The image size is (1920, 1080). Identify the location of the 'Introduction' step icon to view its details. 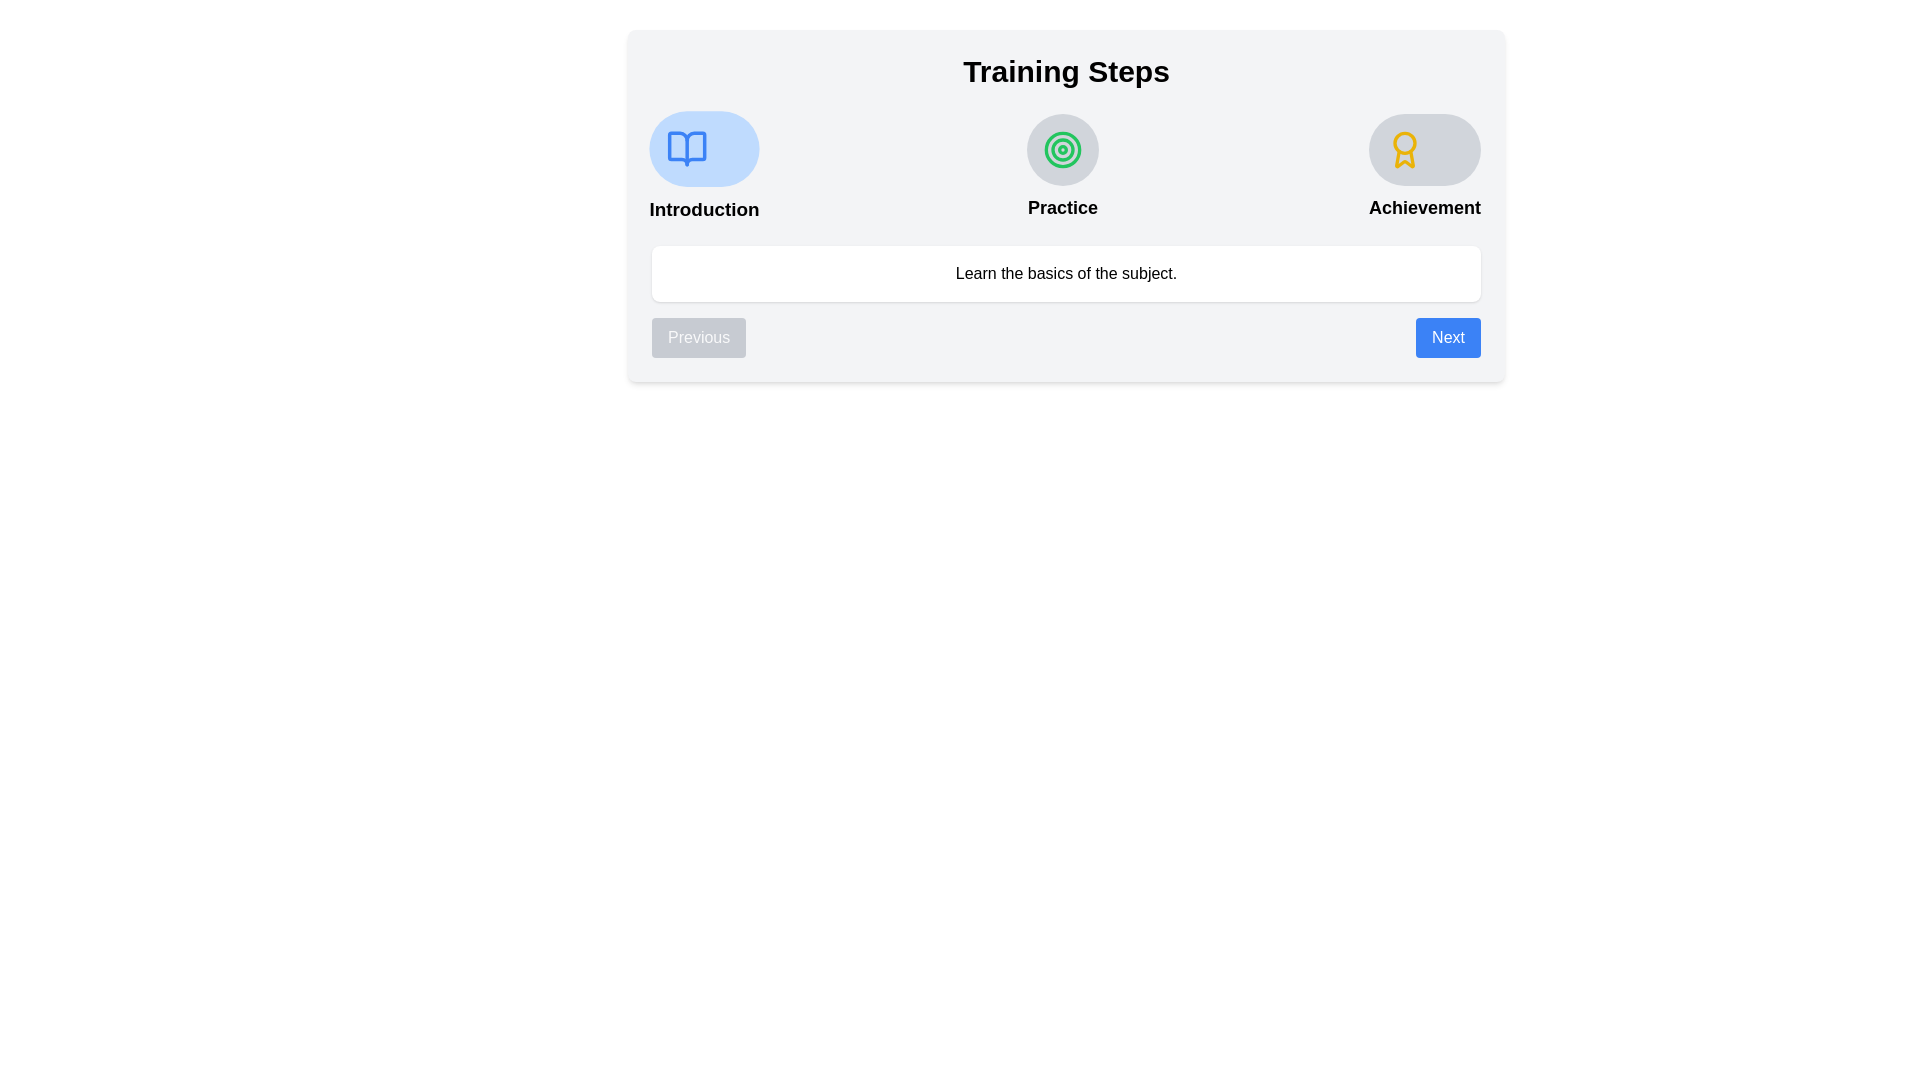
(704, 148).